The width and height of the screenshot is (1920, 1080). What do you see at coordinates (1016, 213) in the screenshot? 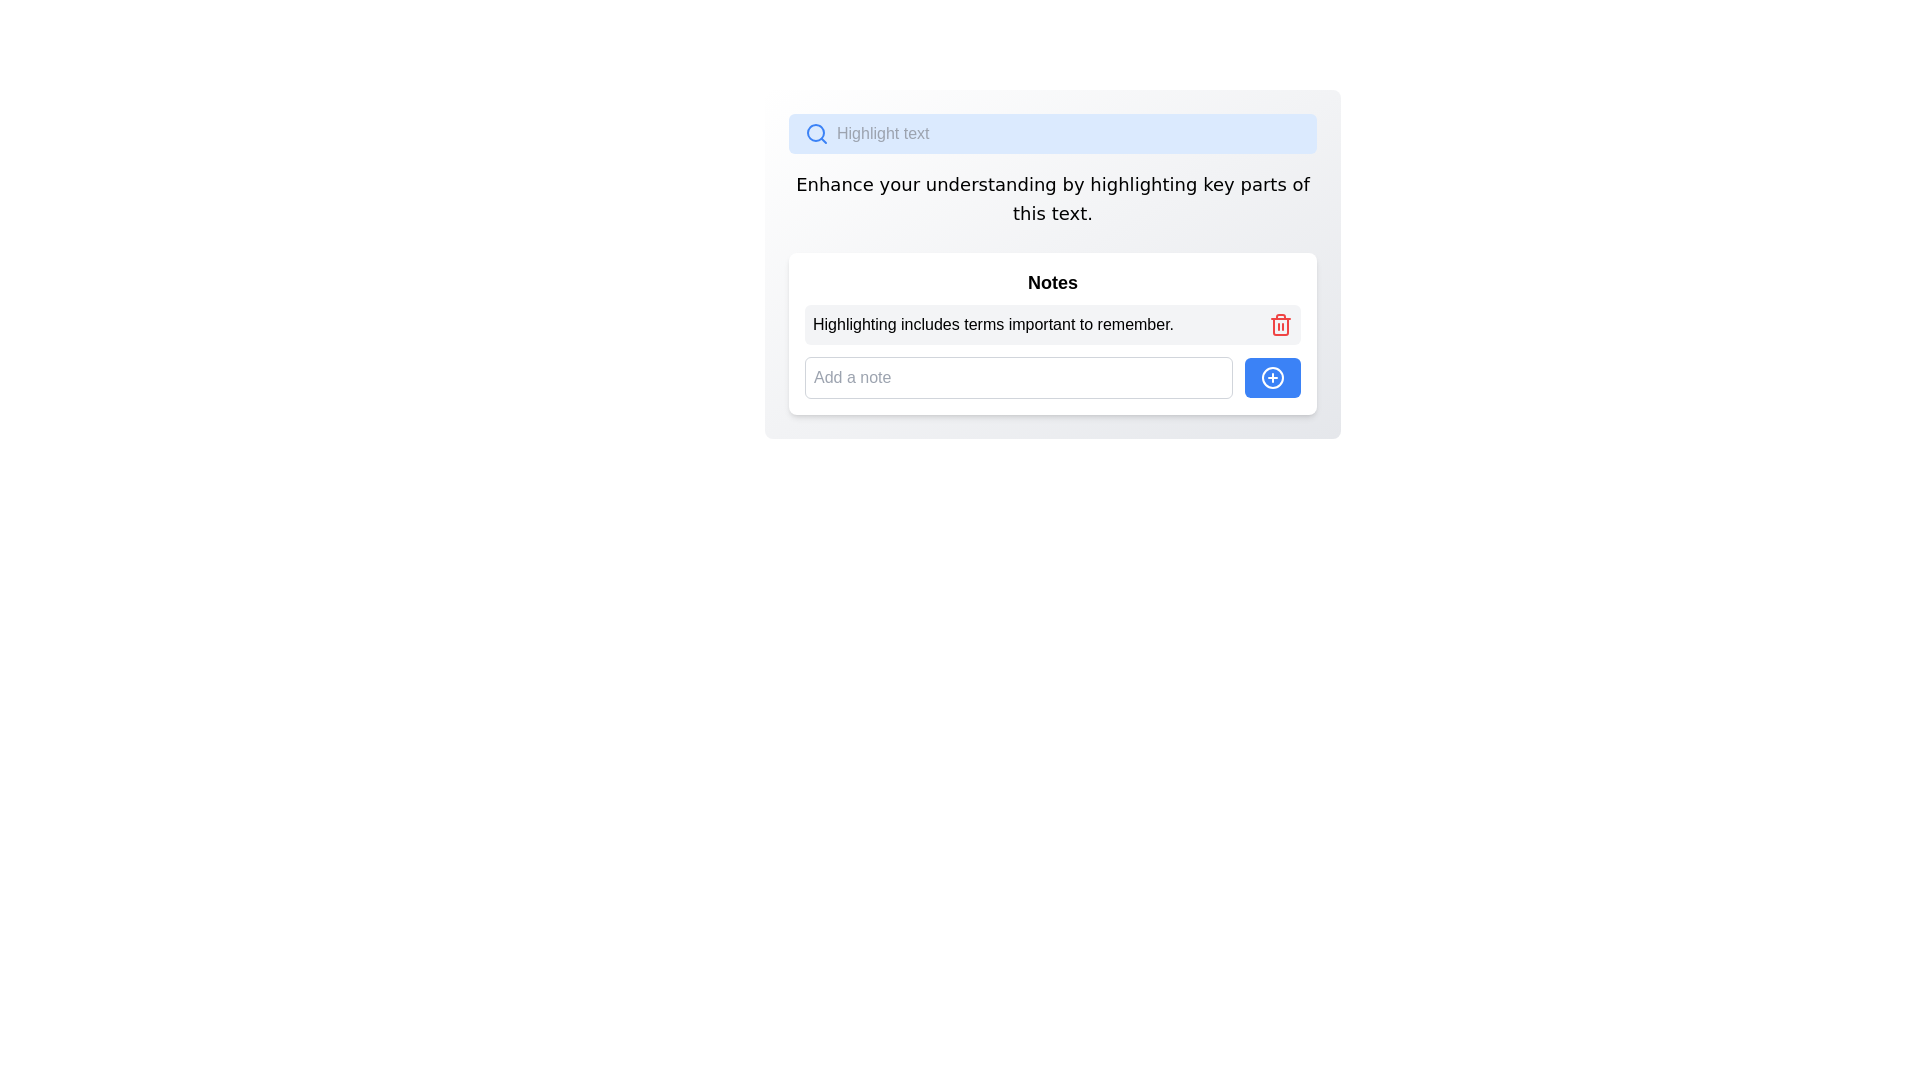
I see `the lowercase 't' character in the text 'Enhance your understanding by highlighting key parts of this text.' which is located at the 67th position within the paragraph` at bounding box center [1016, 213].